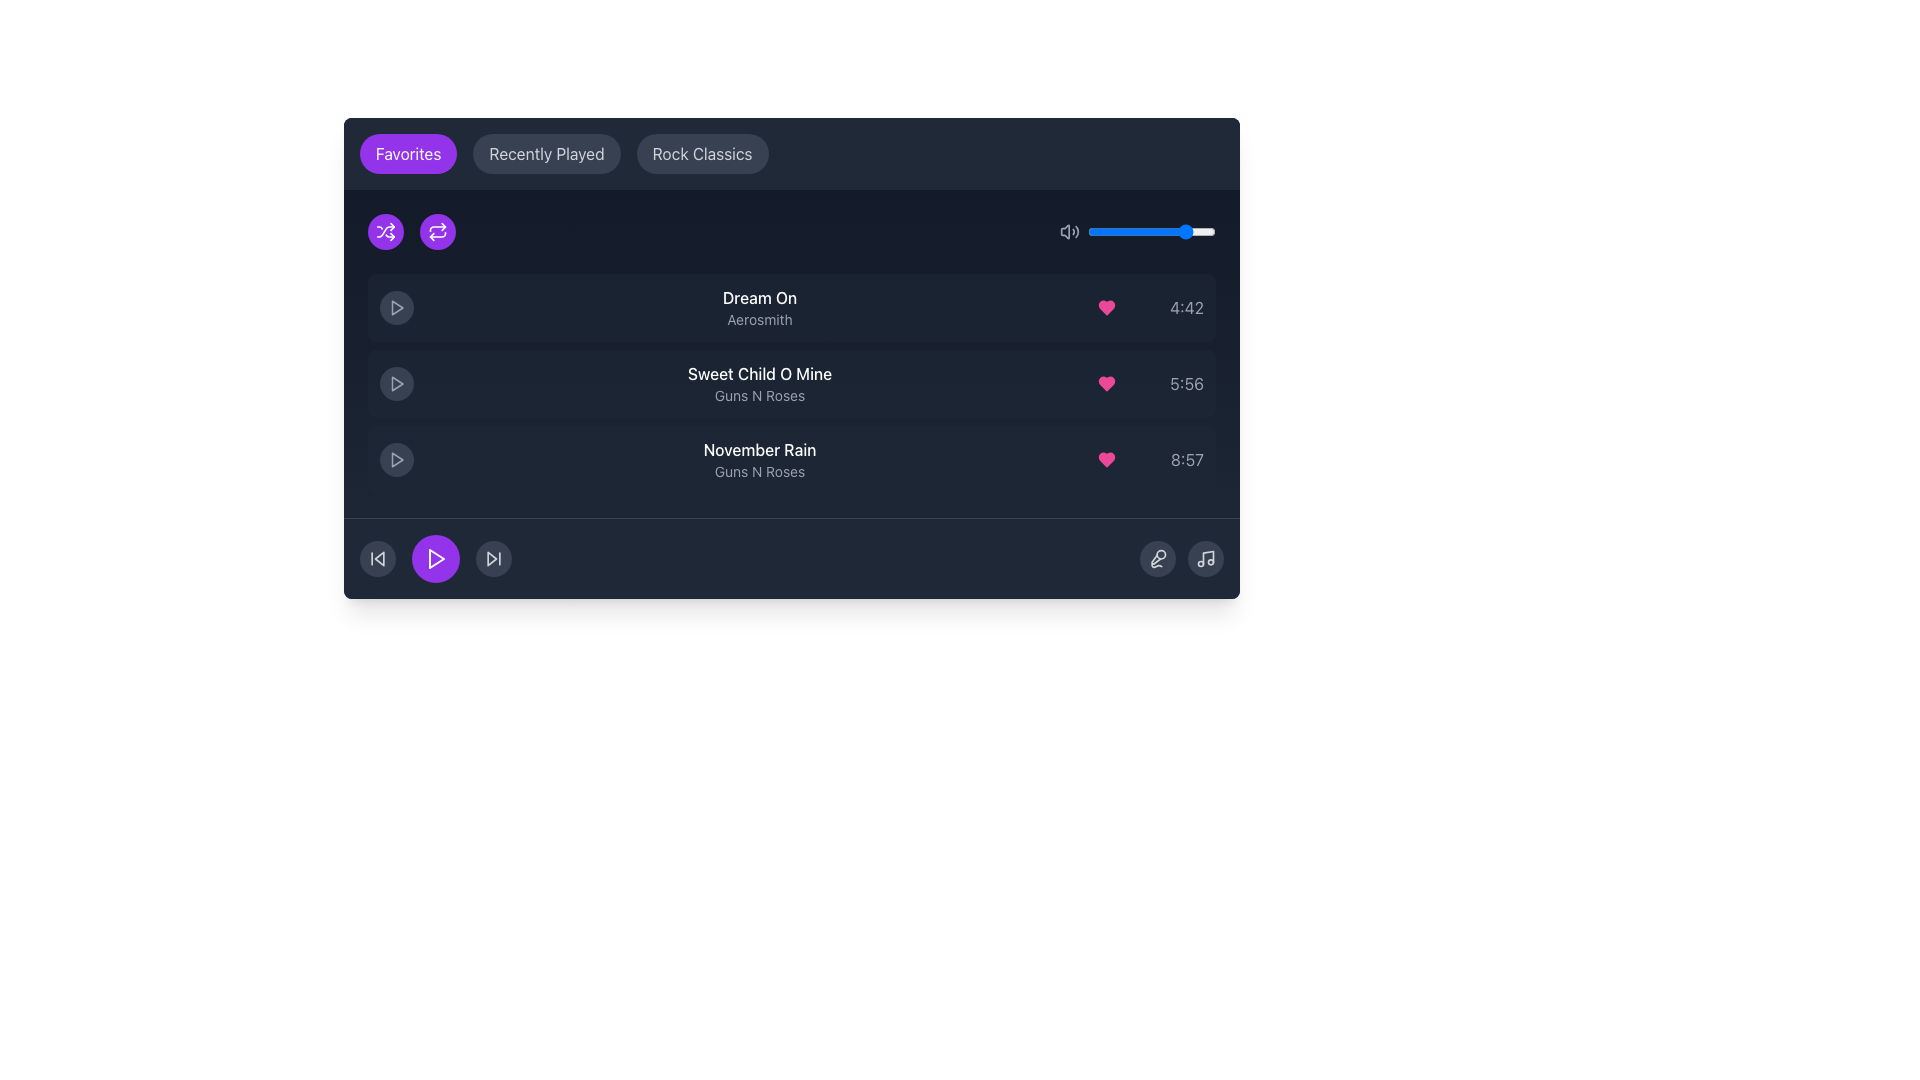  What do you see at coordinates (1156, 559) in the screenshot?
I see `the microphone graphic icon located at the bottom-right corner of the dark-themed music interface` at bounding box center [1156, 559].